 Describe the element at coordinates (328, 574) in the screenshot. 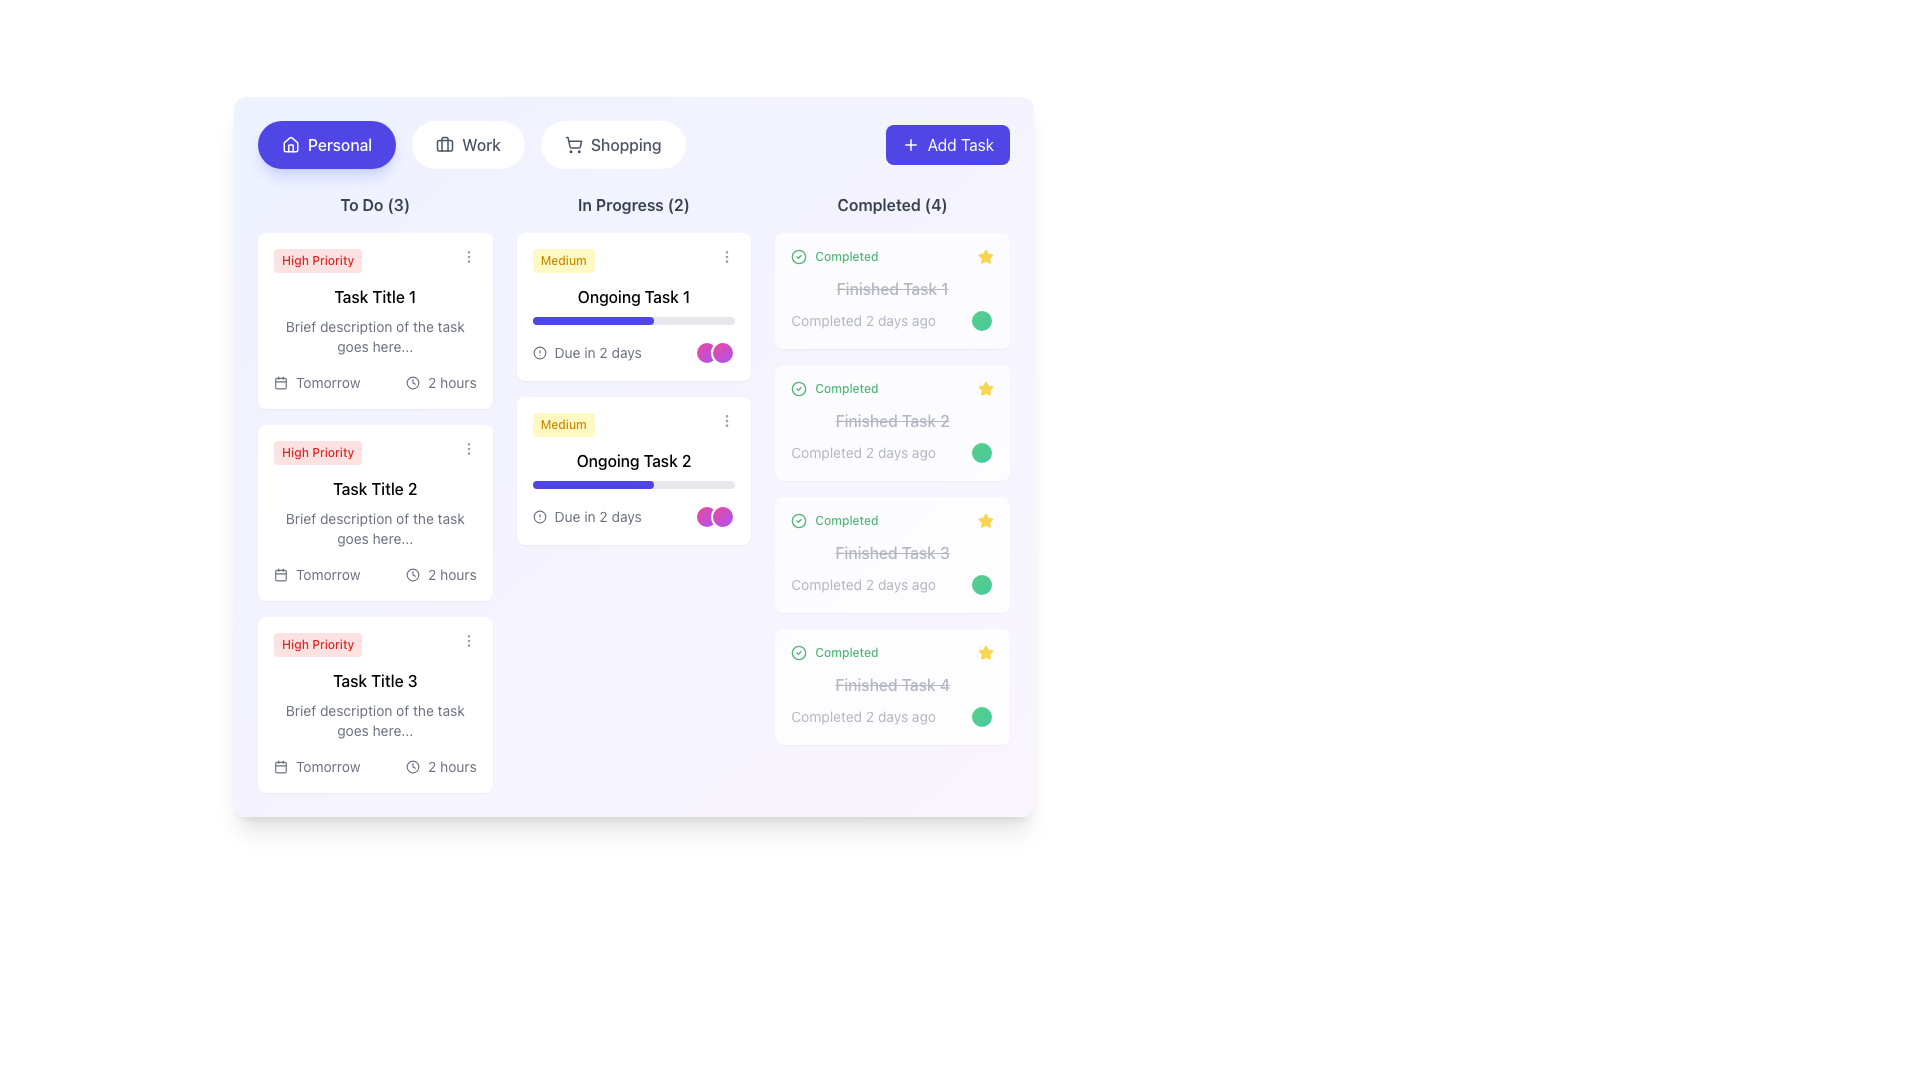

I see `text label displaying 'Tomorrow' which is located in the 'To Do' column under the second task card labeled 'Task Title 2', positioned below the task description and next to the calendar icon` at that location.